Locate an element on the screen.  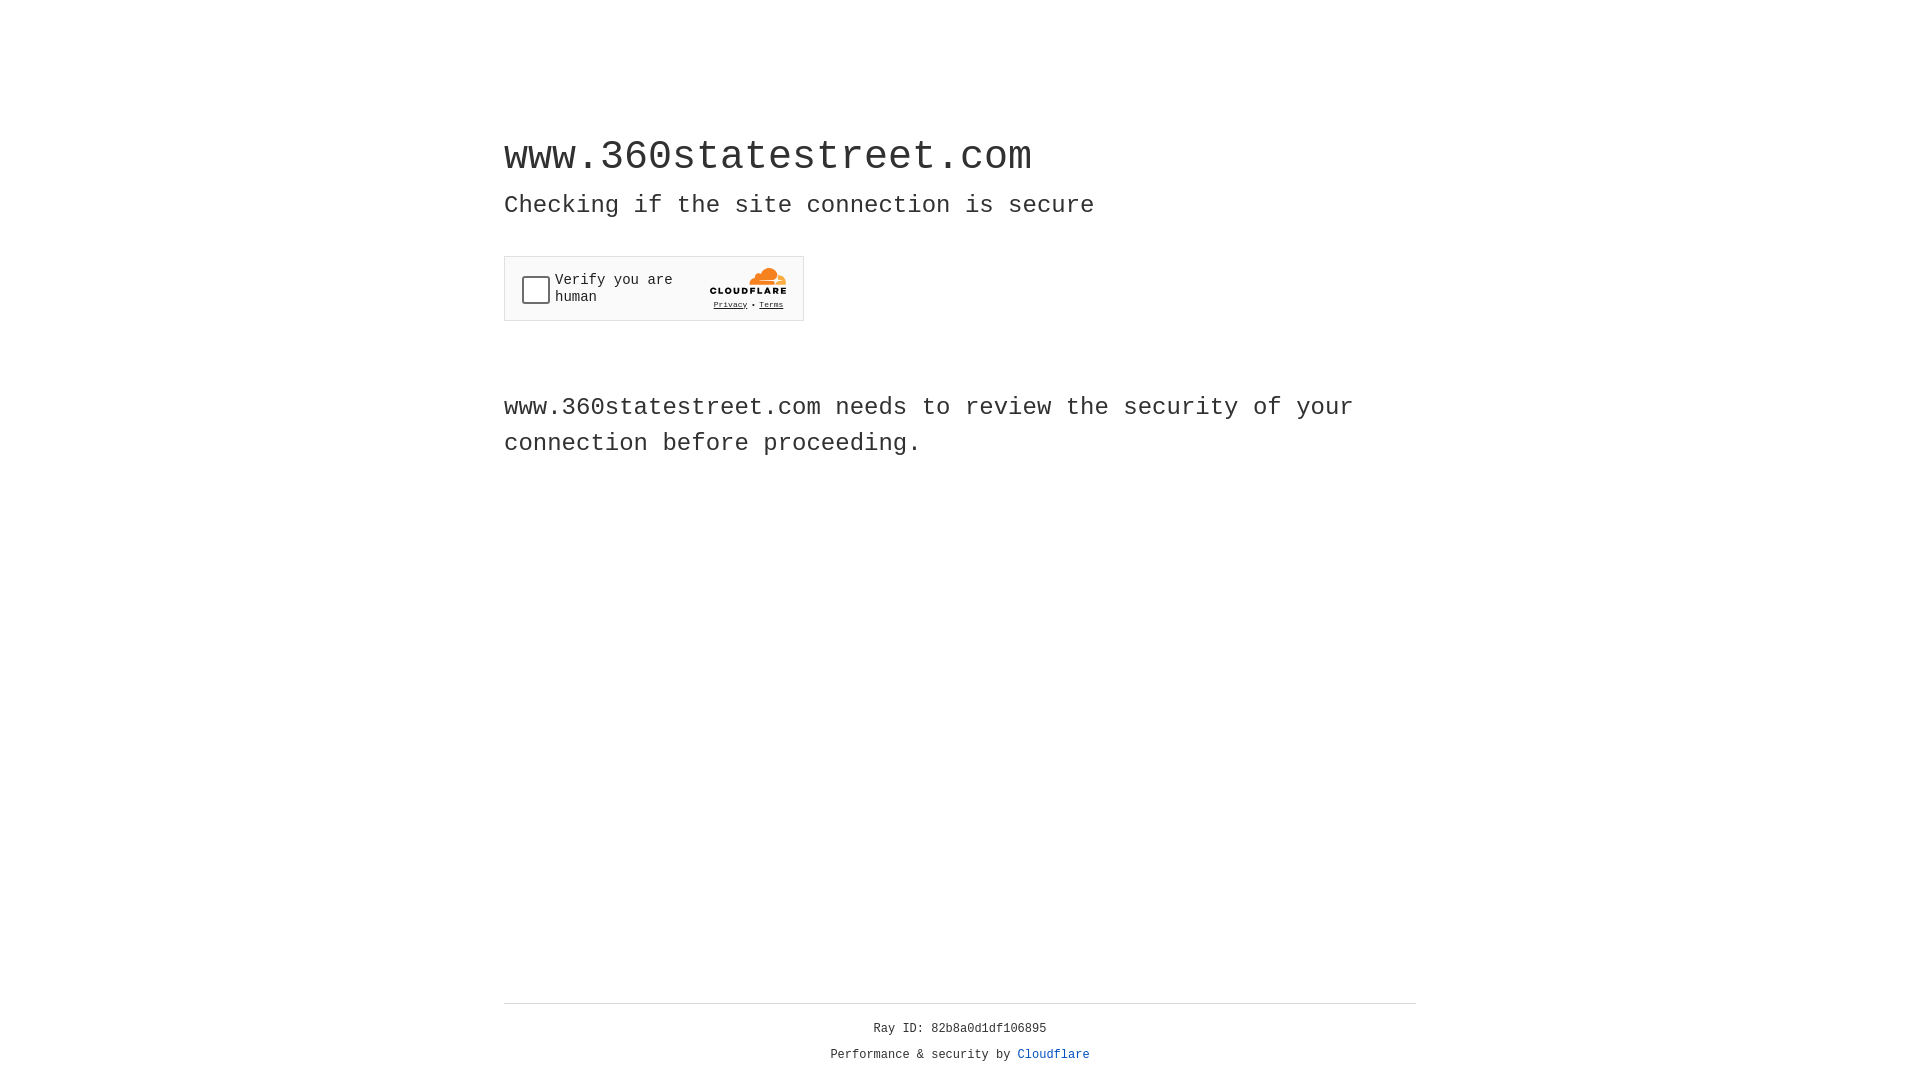
'Cloudflare' is located at coordinates (1053, 1054).